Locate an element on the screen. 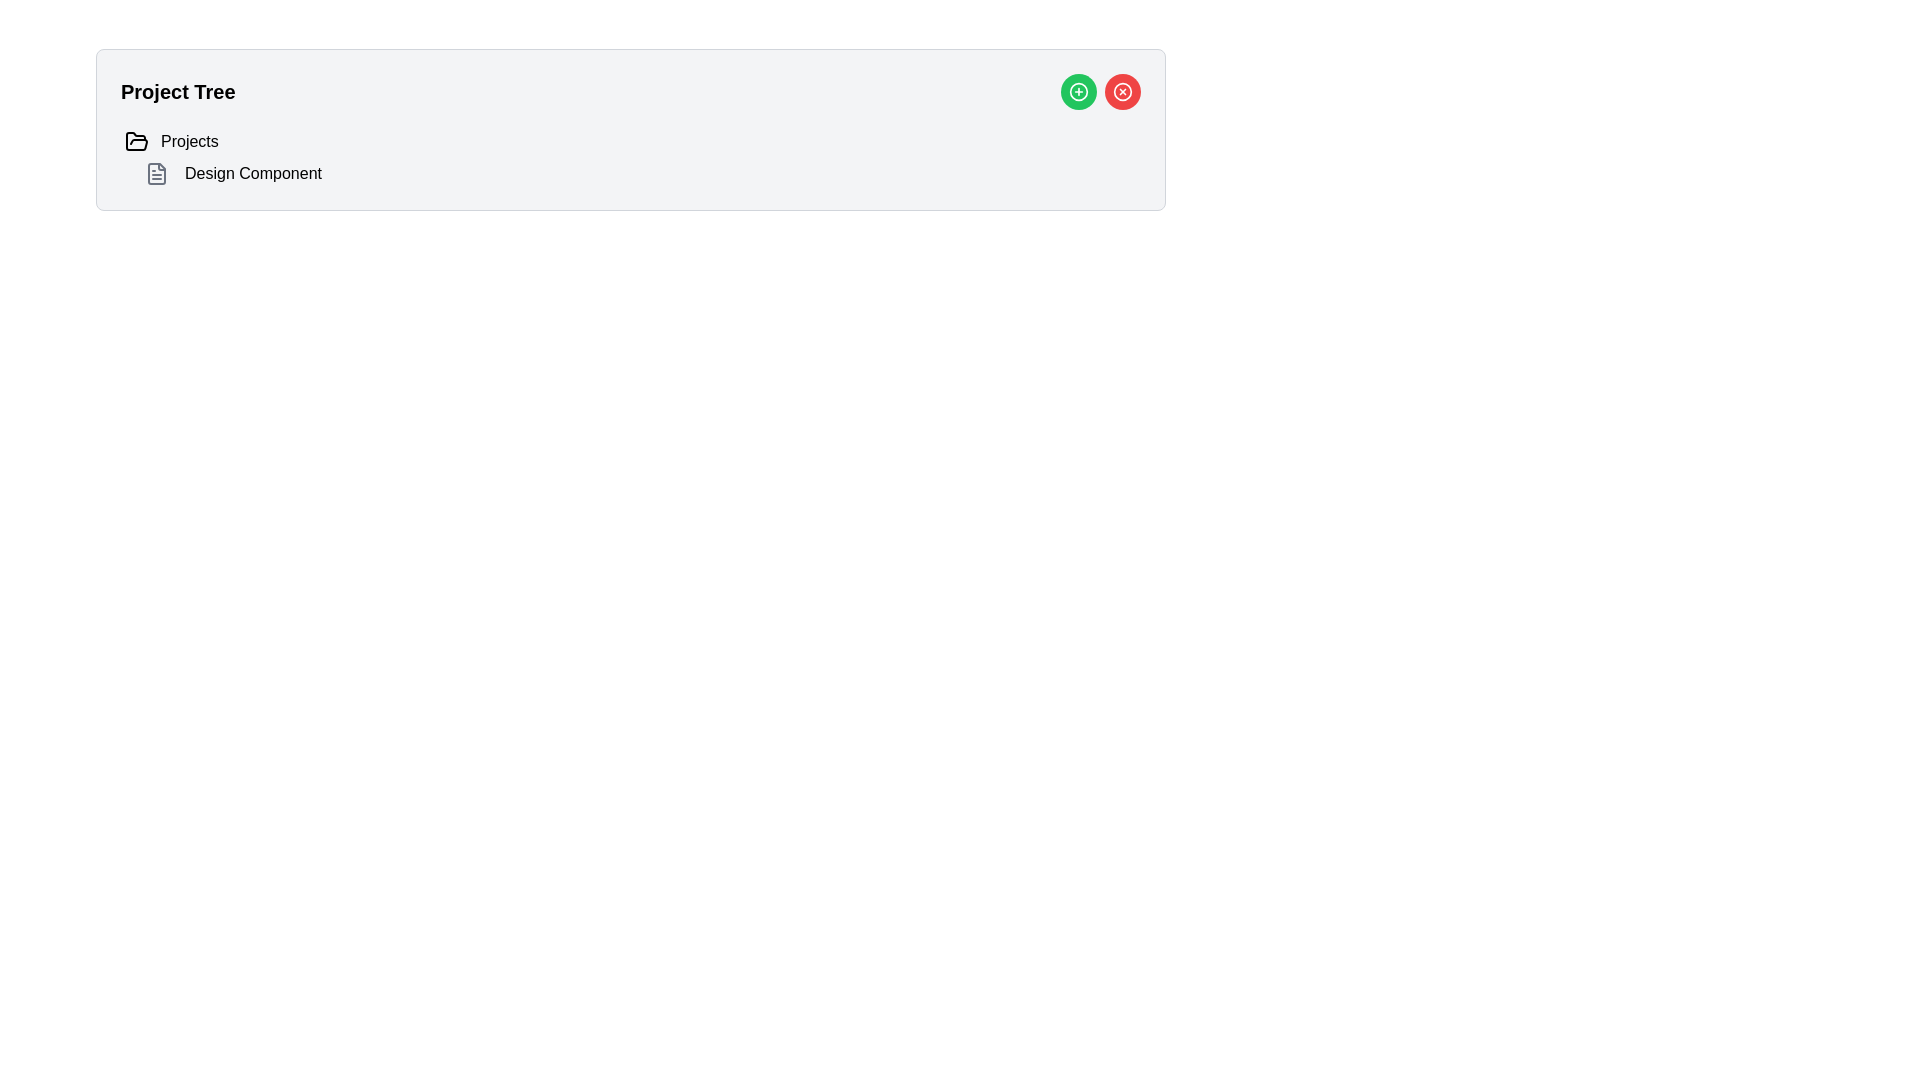 The height and width of the screenshot is (1080, 1920). the circular graphical element located at the top-right corner of the panel, which is part of an icon consisting of a circle and an overlapping cross is located at coordinates (1123, 92).